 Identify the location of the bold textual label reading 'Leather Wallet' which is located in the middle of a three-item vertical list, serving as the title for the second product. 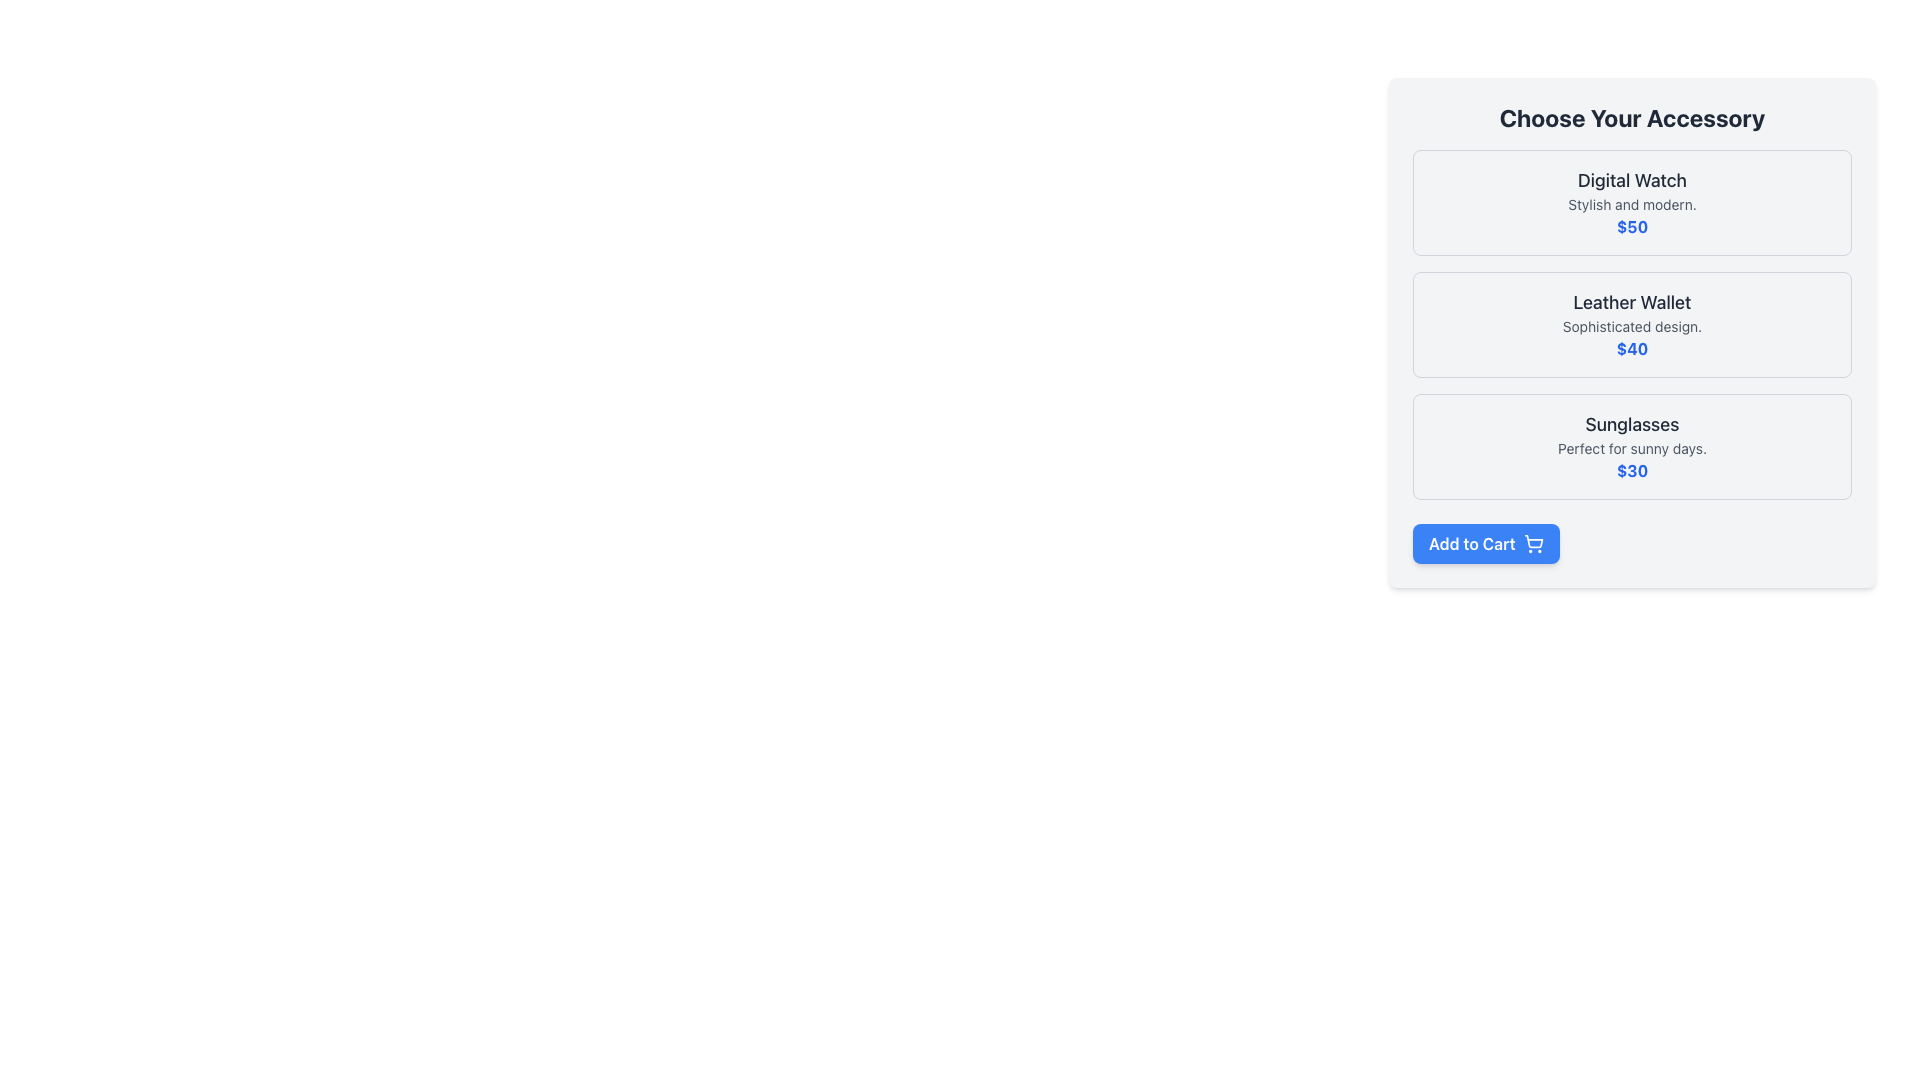
(1632, 303).